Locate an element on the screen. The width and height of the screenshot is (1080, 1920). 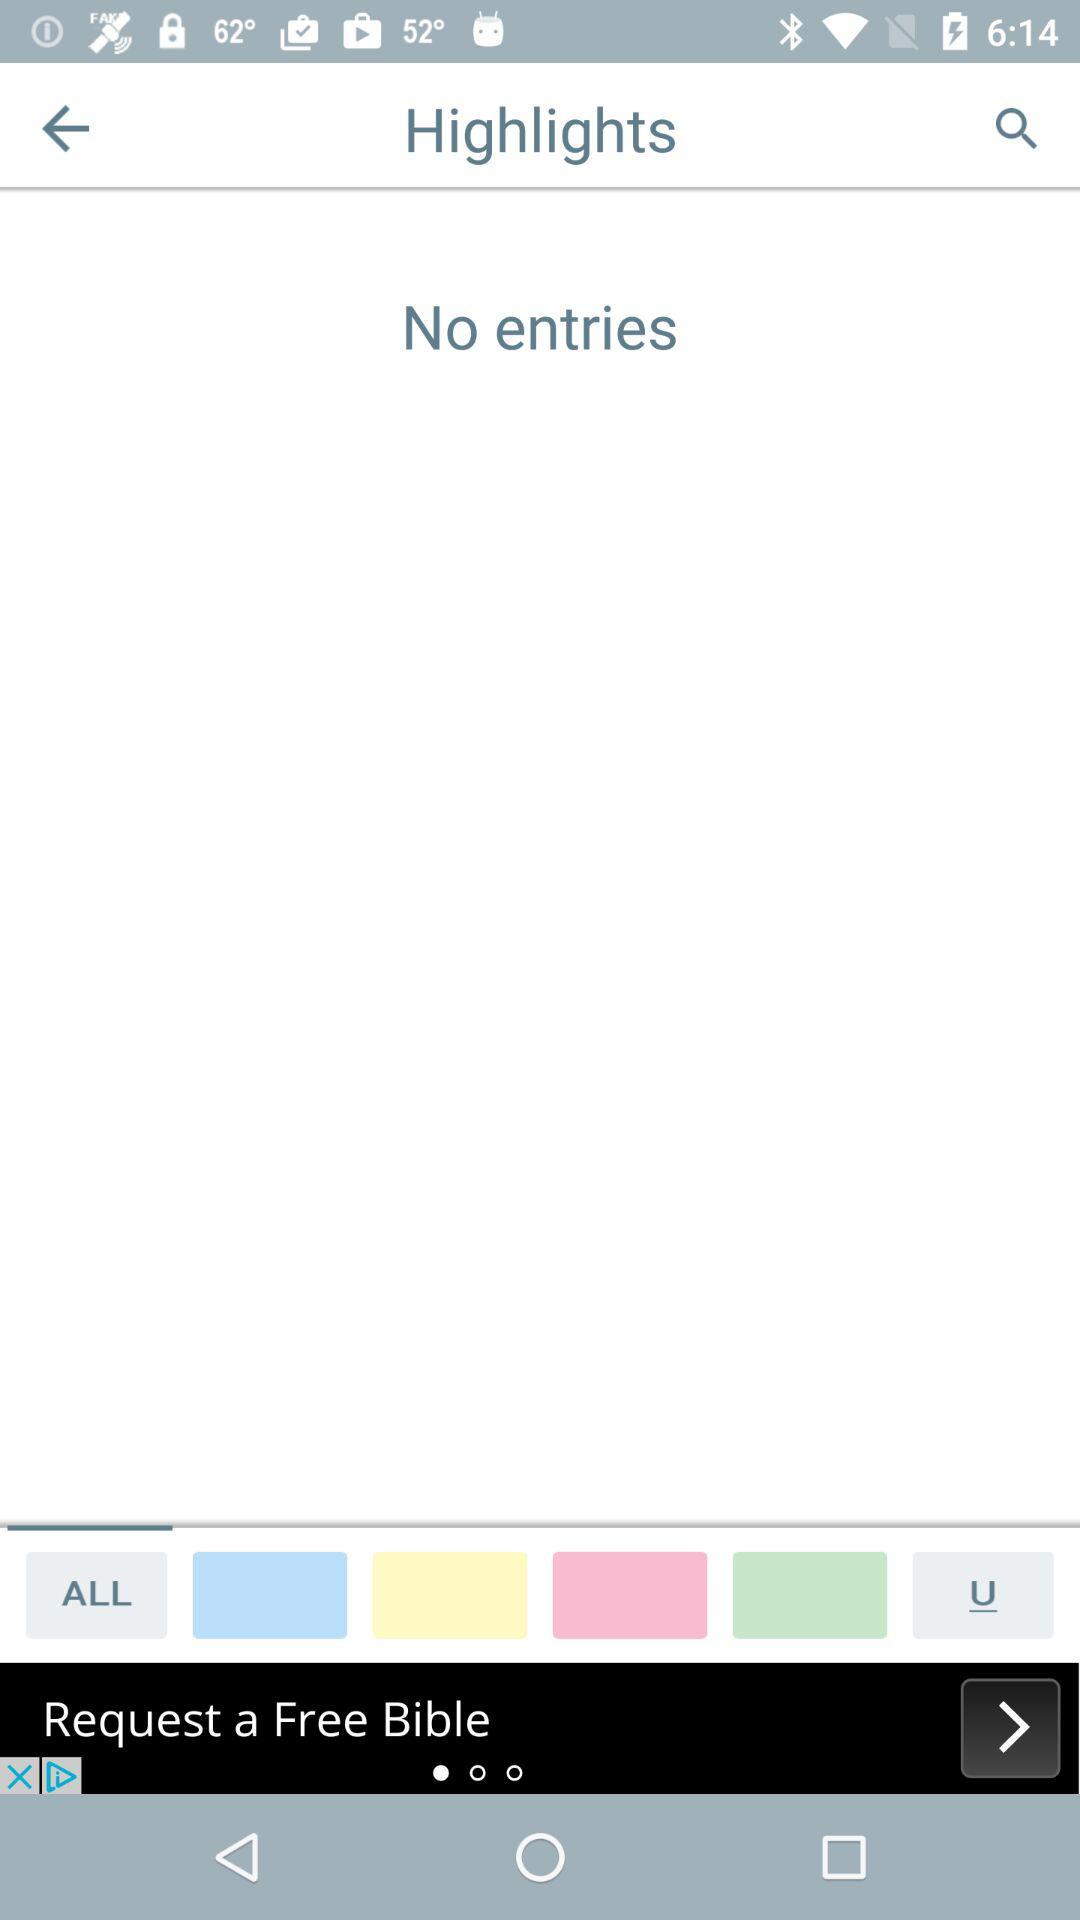
change background color is located at coordinates (810, 1593).